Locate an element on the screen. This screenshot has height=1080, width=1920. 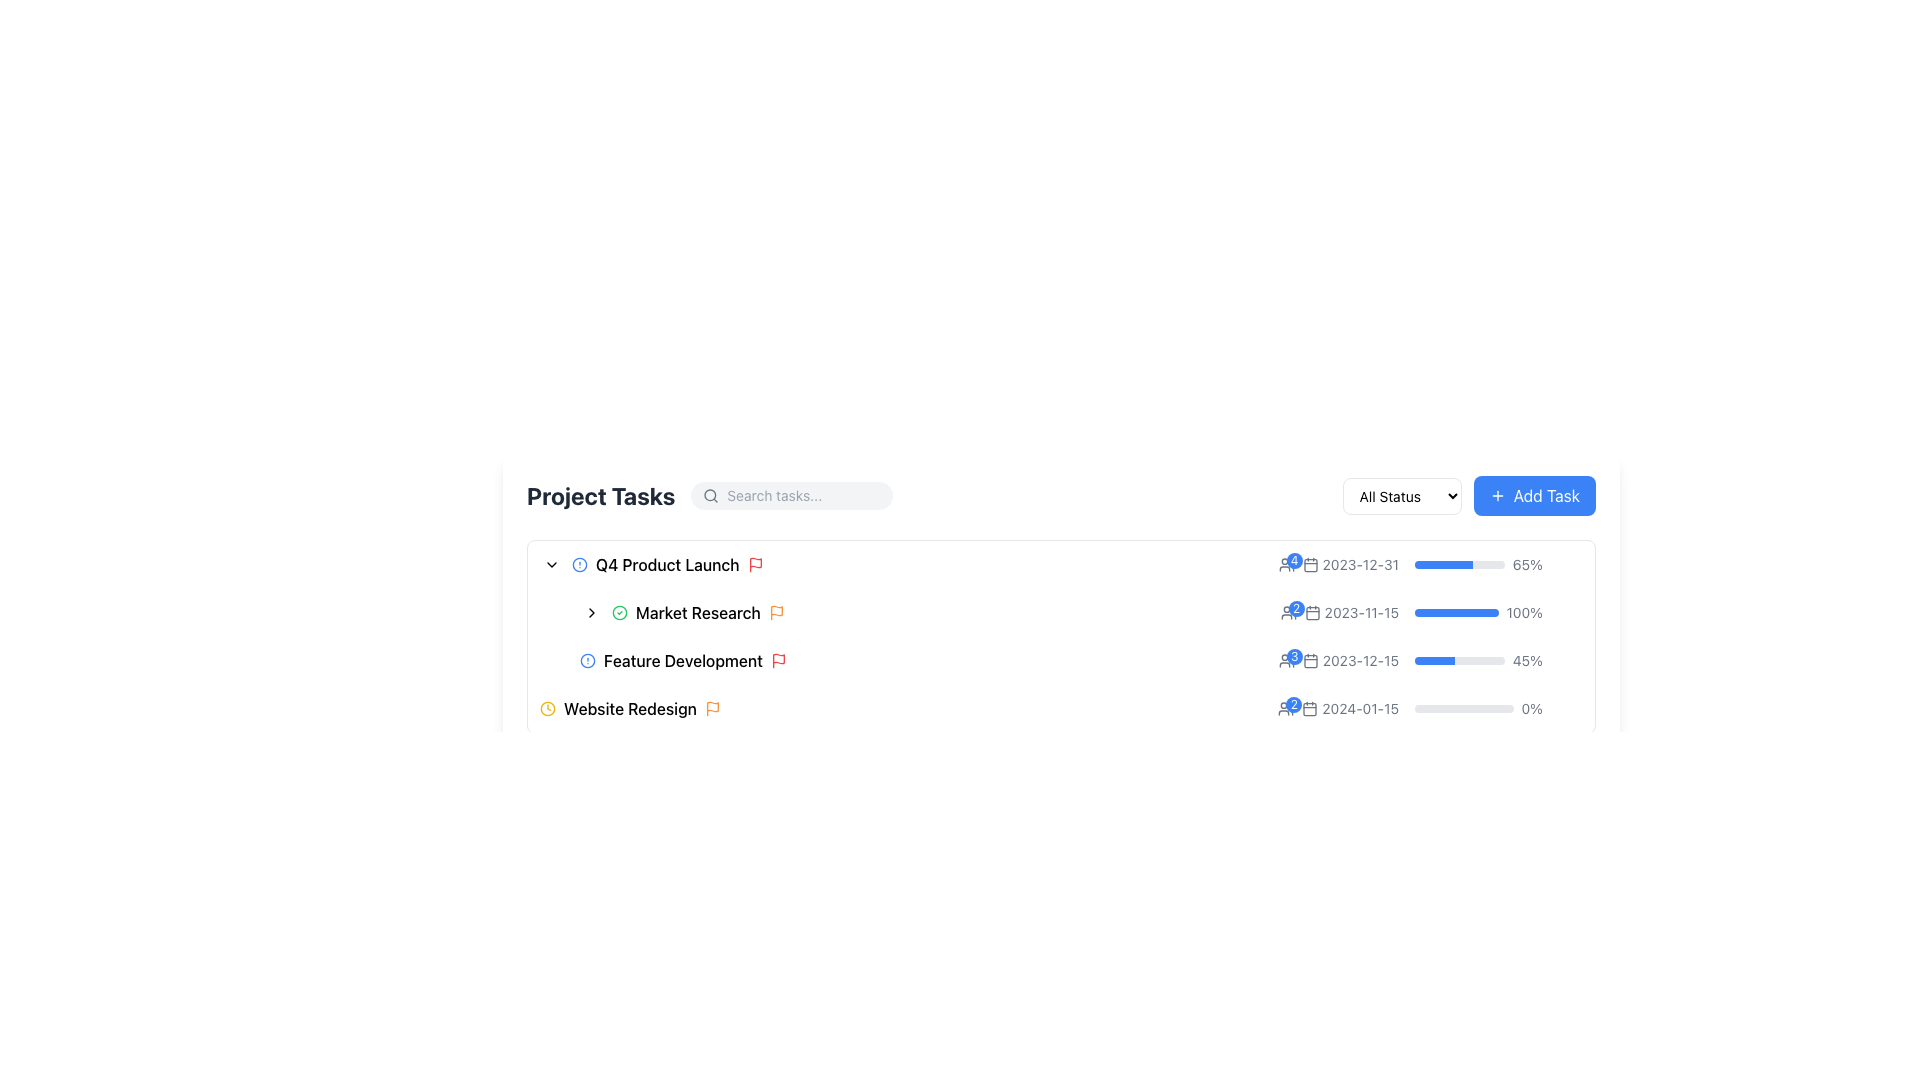
the horizontal progress bar with rounded edges and a gray background, representing zero percent progress, located under the 'Website Redesign' section dated 2024-01-15 is located at coordinates (1464, 708).